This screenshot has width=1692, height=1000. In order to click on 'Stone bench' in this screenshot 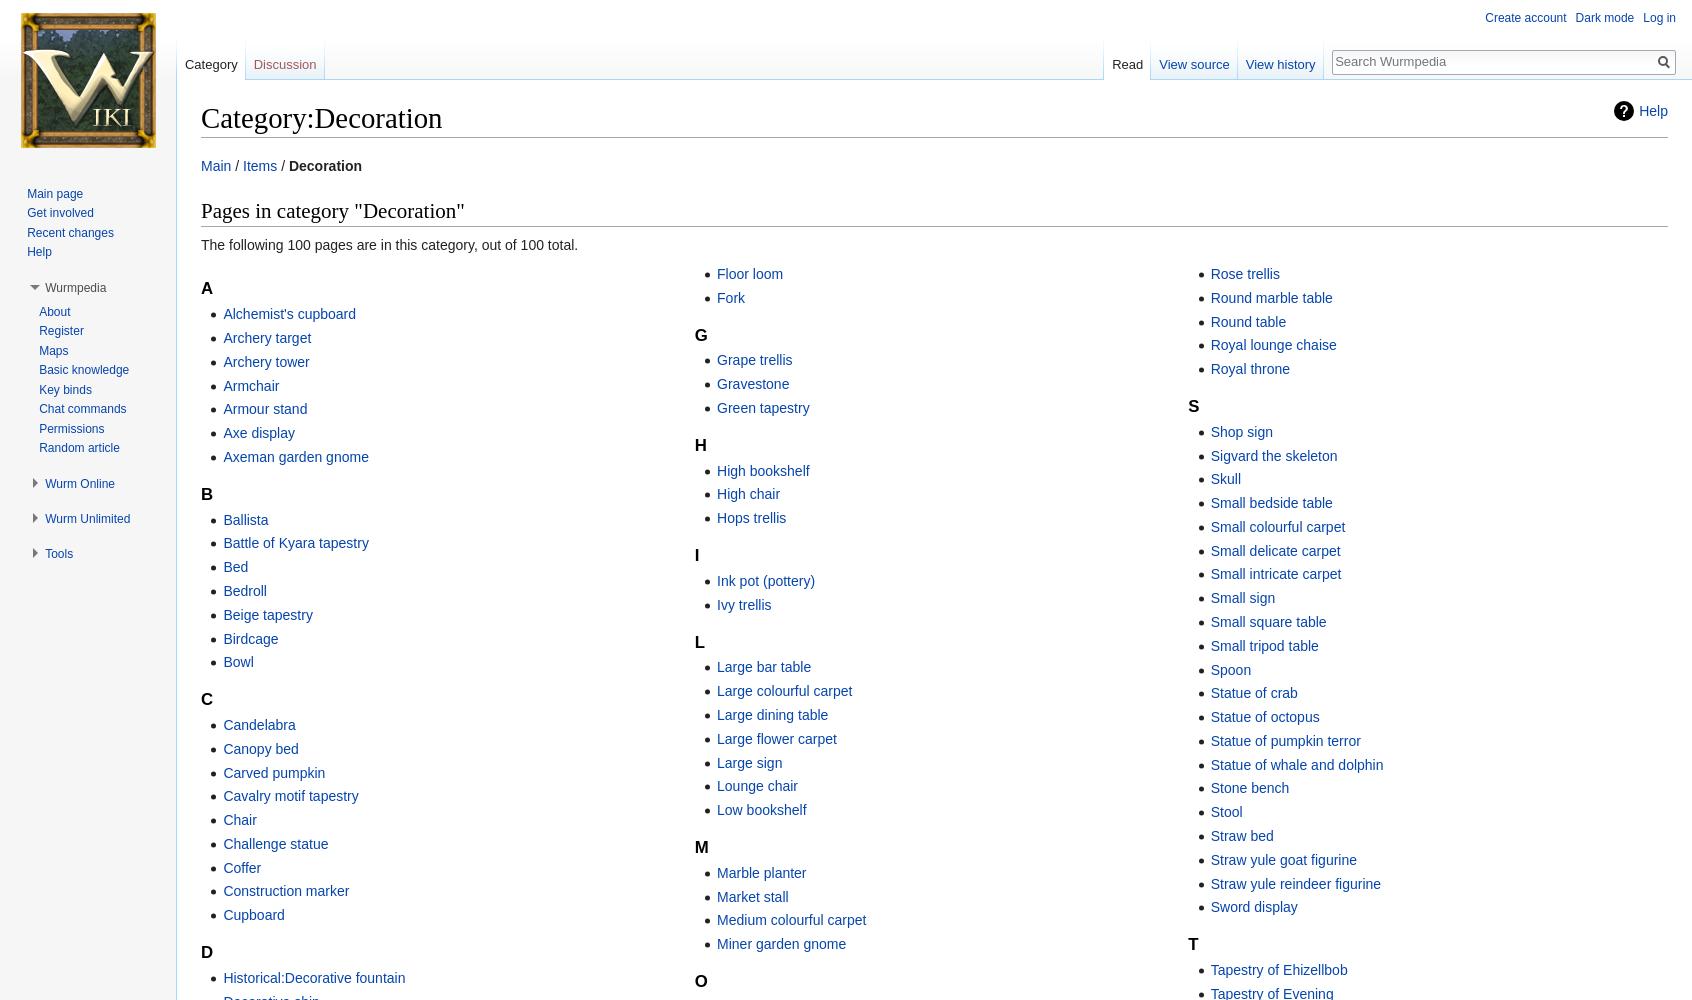, I will do `click(1249, 788)`.